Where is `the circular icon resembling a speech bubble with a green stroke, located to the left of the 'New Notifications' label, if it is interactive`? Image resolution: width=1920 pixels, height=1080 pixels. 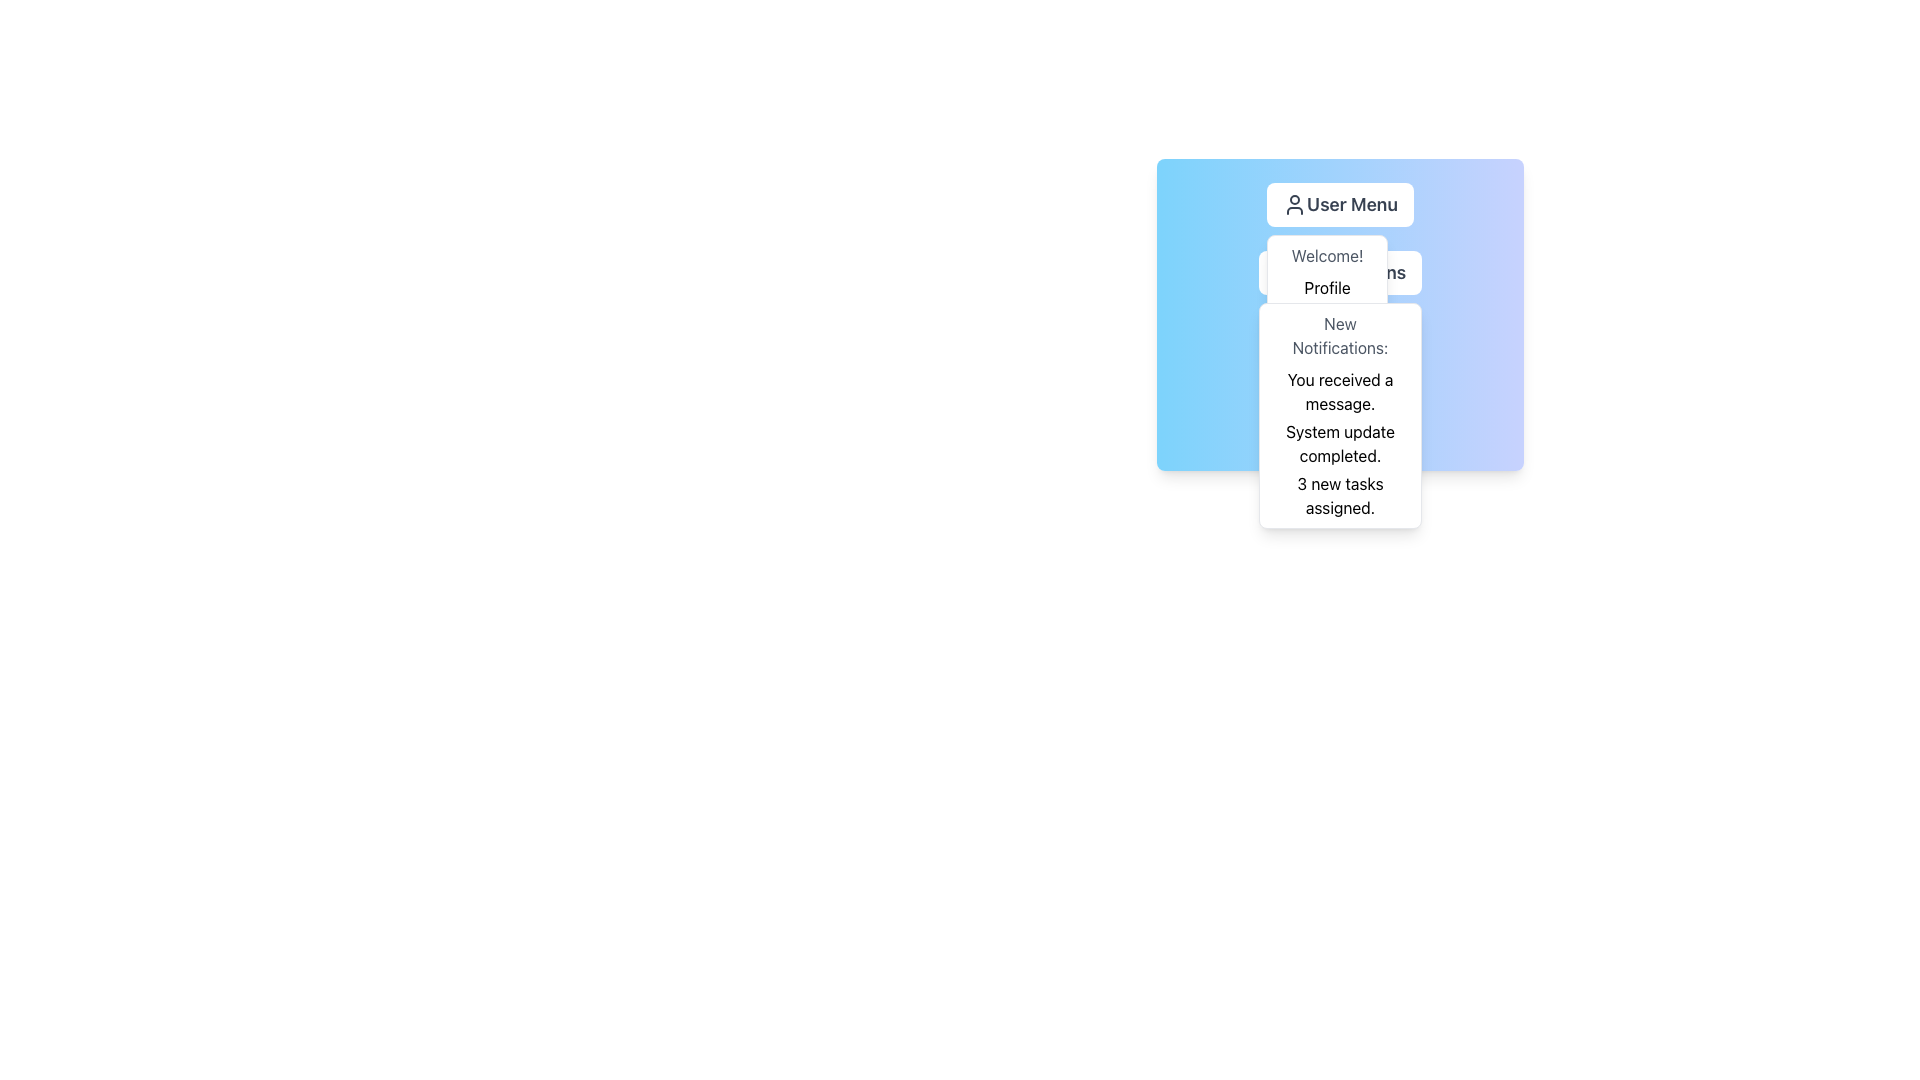
the circular icon resembling a speech bubble with a green stroke, located to the left of the 'New Notifications' label, if it is interactive is located at coordinates (1299, 338).